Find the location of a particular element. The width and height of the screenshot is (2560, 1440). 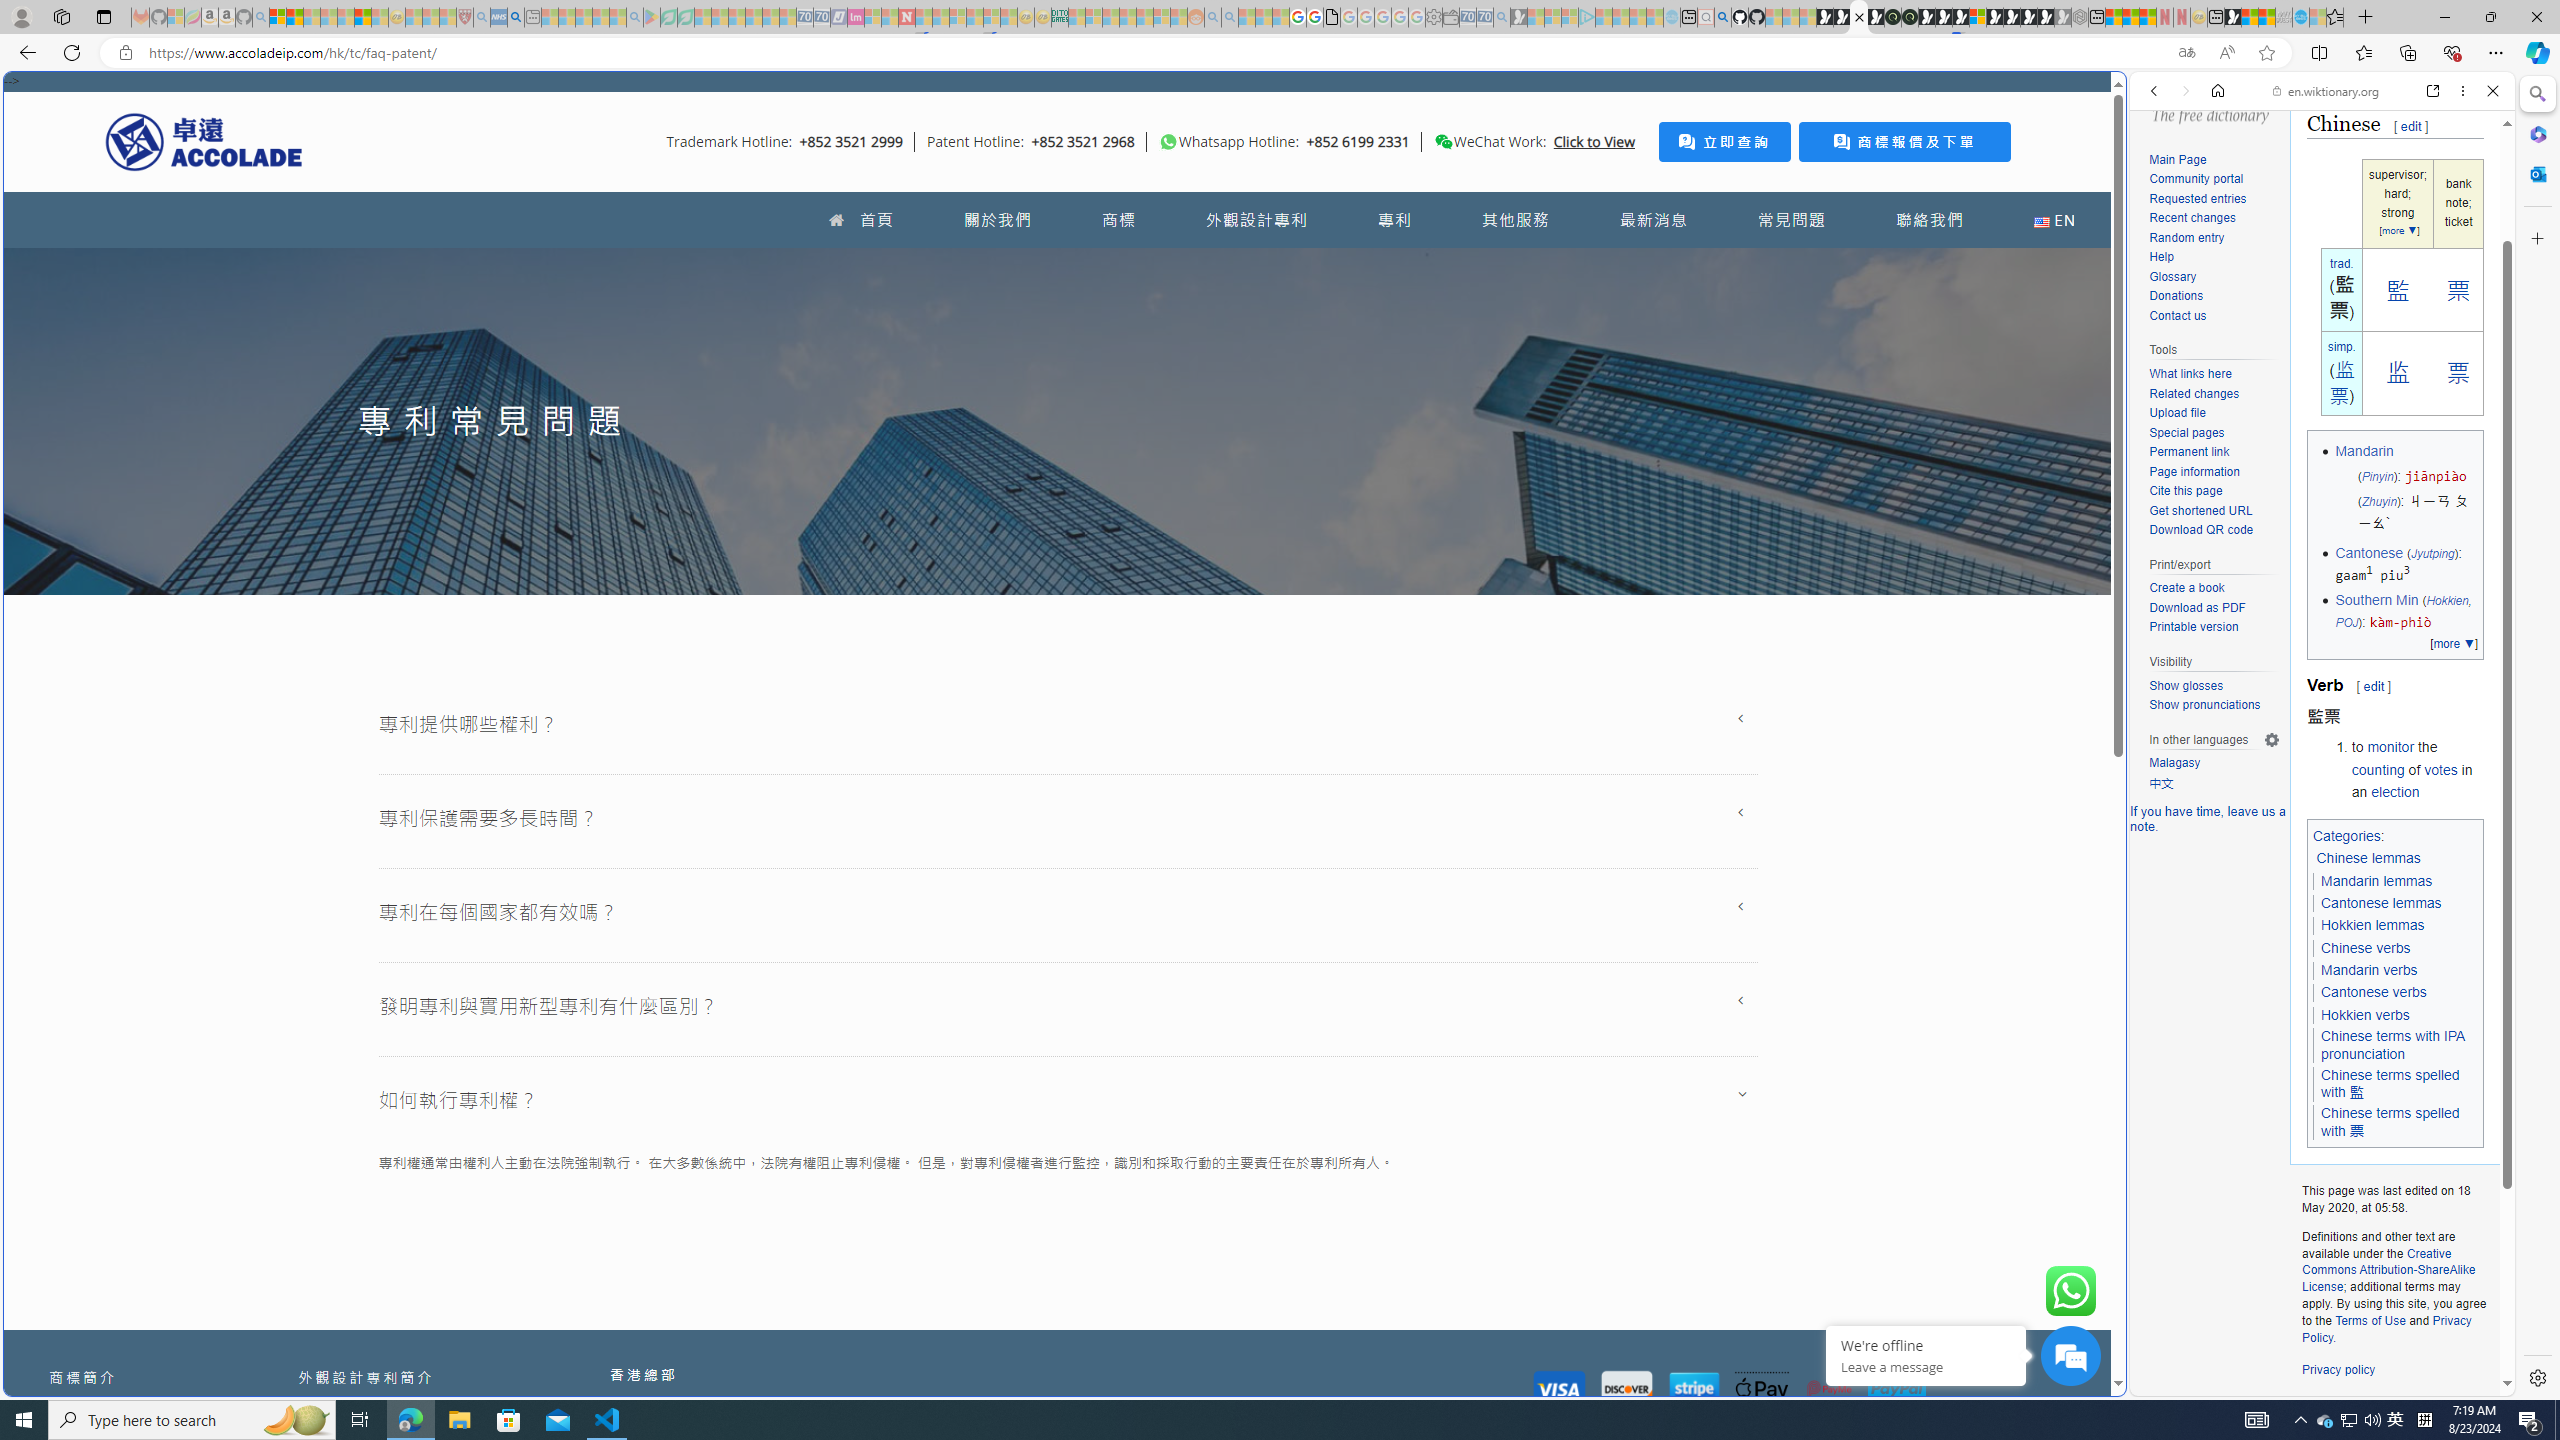

'Hokkien verbs' is located at coordinates (2364, 1014).